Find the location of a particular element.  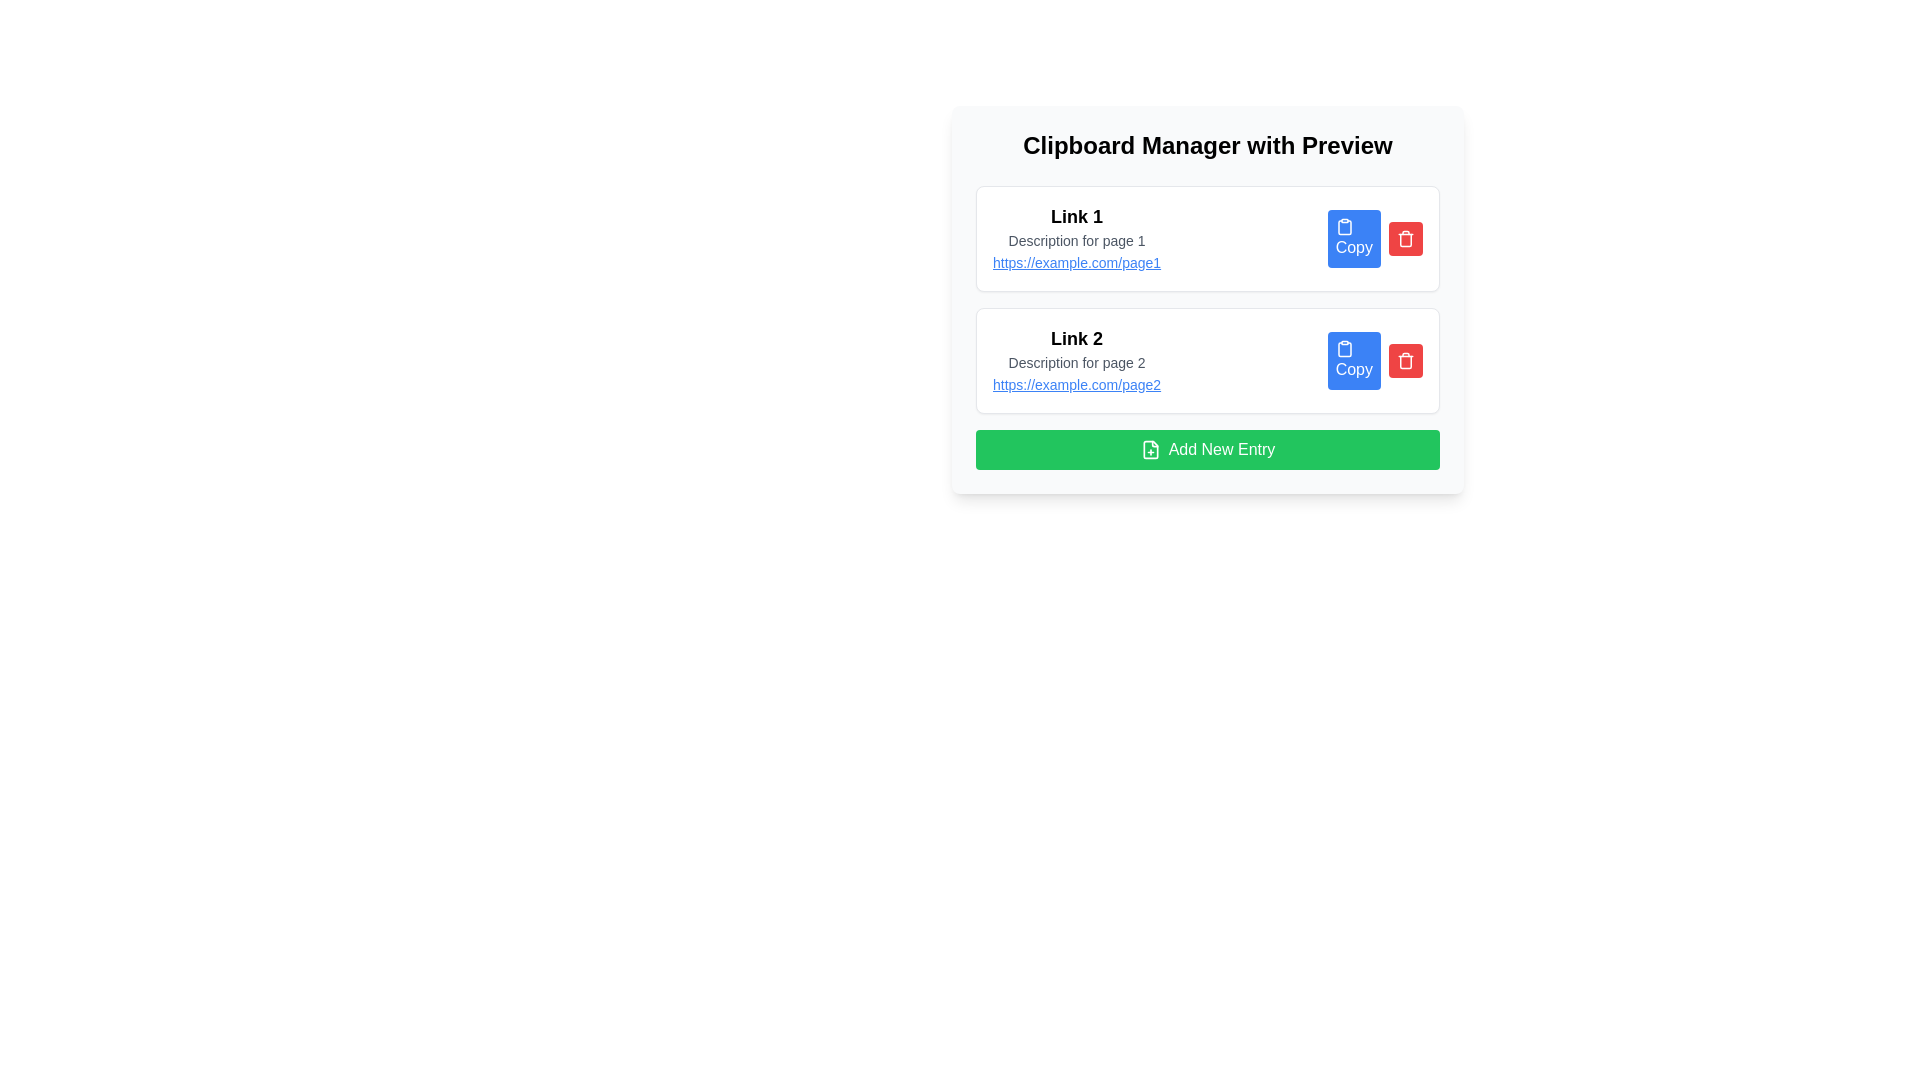

the icon representing the action of adding a new item, which is located to the left of the text inside the green 'Add New Entry' button at the bottom of the card is located at coordinates (1150, 450).